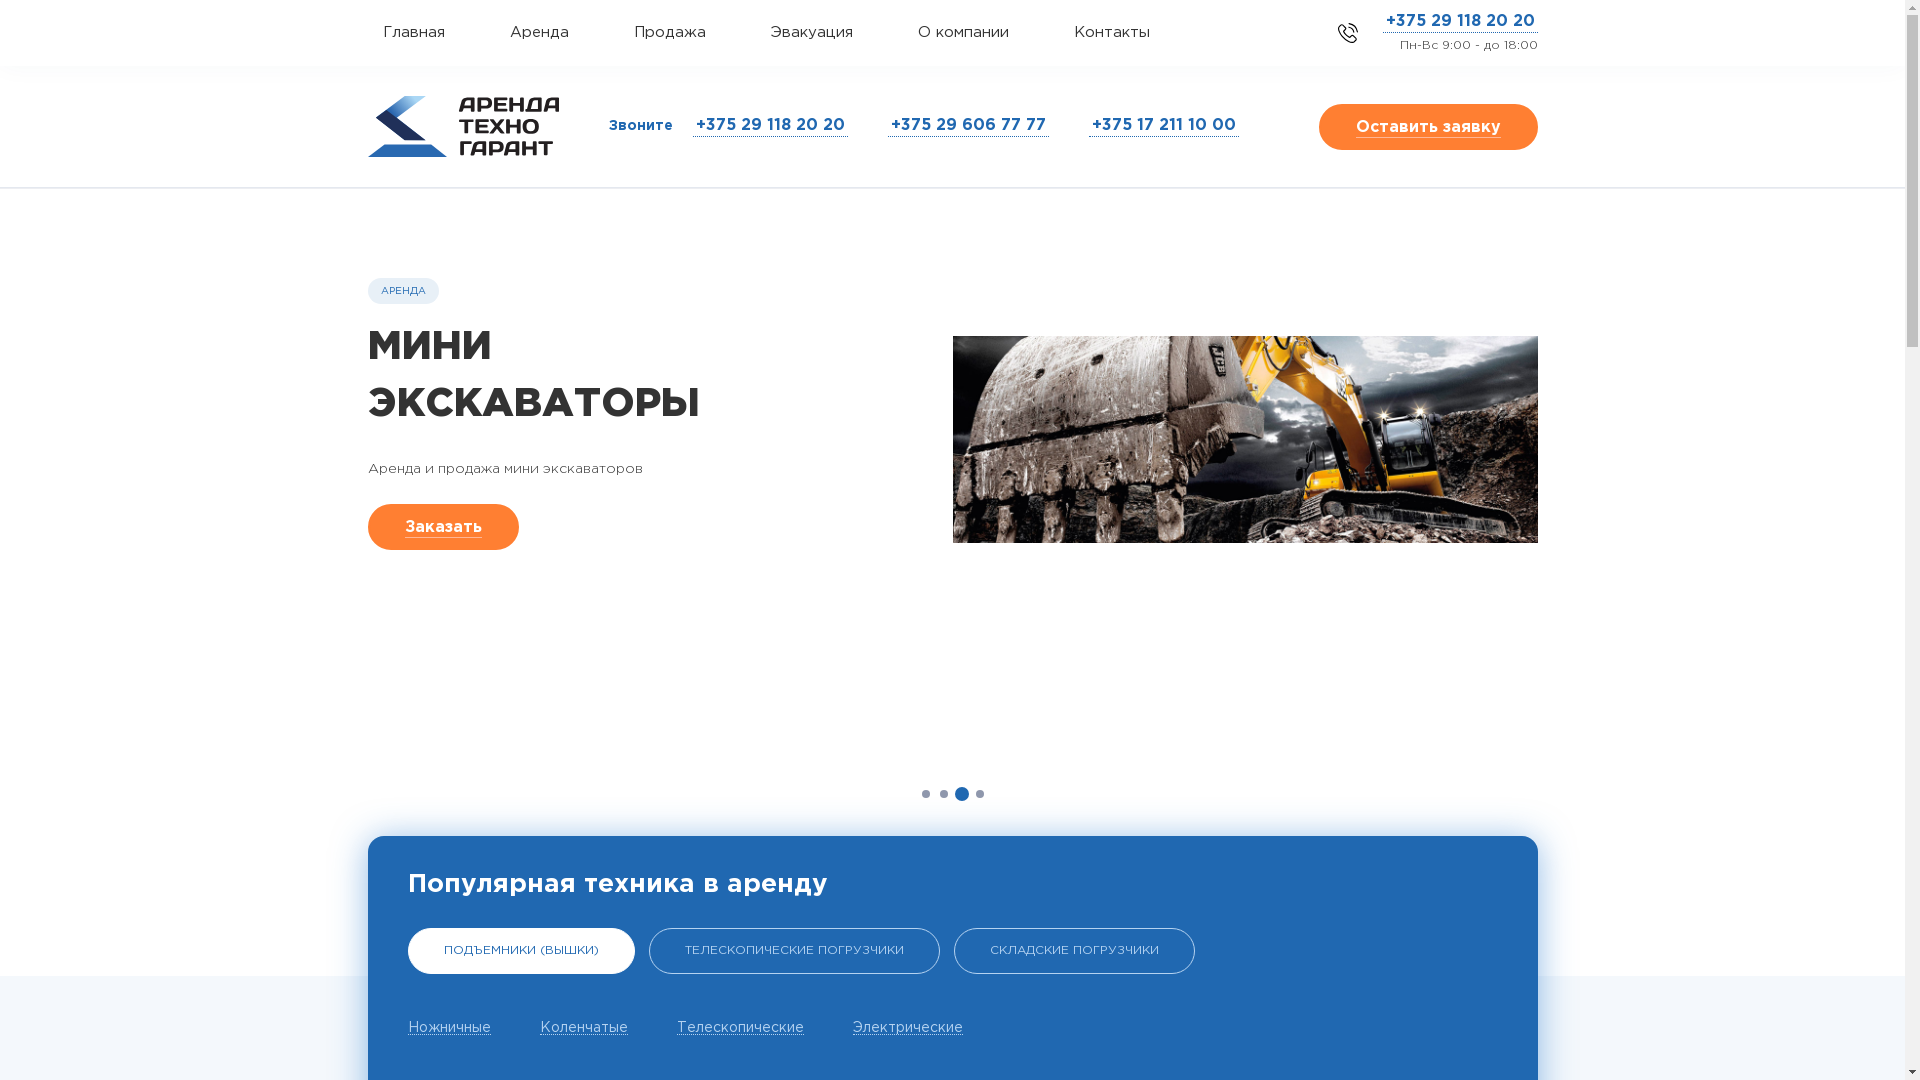 This screenshot has height=1080, width=1920. What do you see at coordinates (943, 793) in the screenshot?
I see `'2'` at bounding box center [943, 793].